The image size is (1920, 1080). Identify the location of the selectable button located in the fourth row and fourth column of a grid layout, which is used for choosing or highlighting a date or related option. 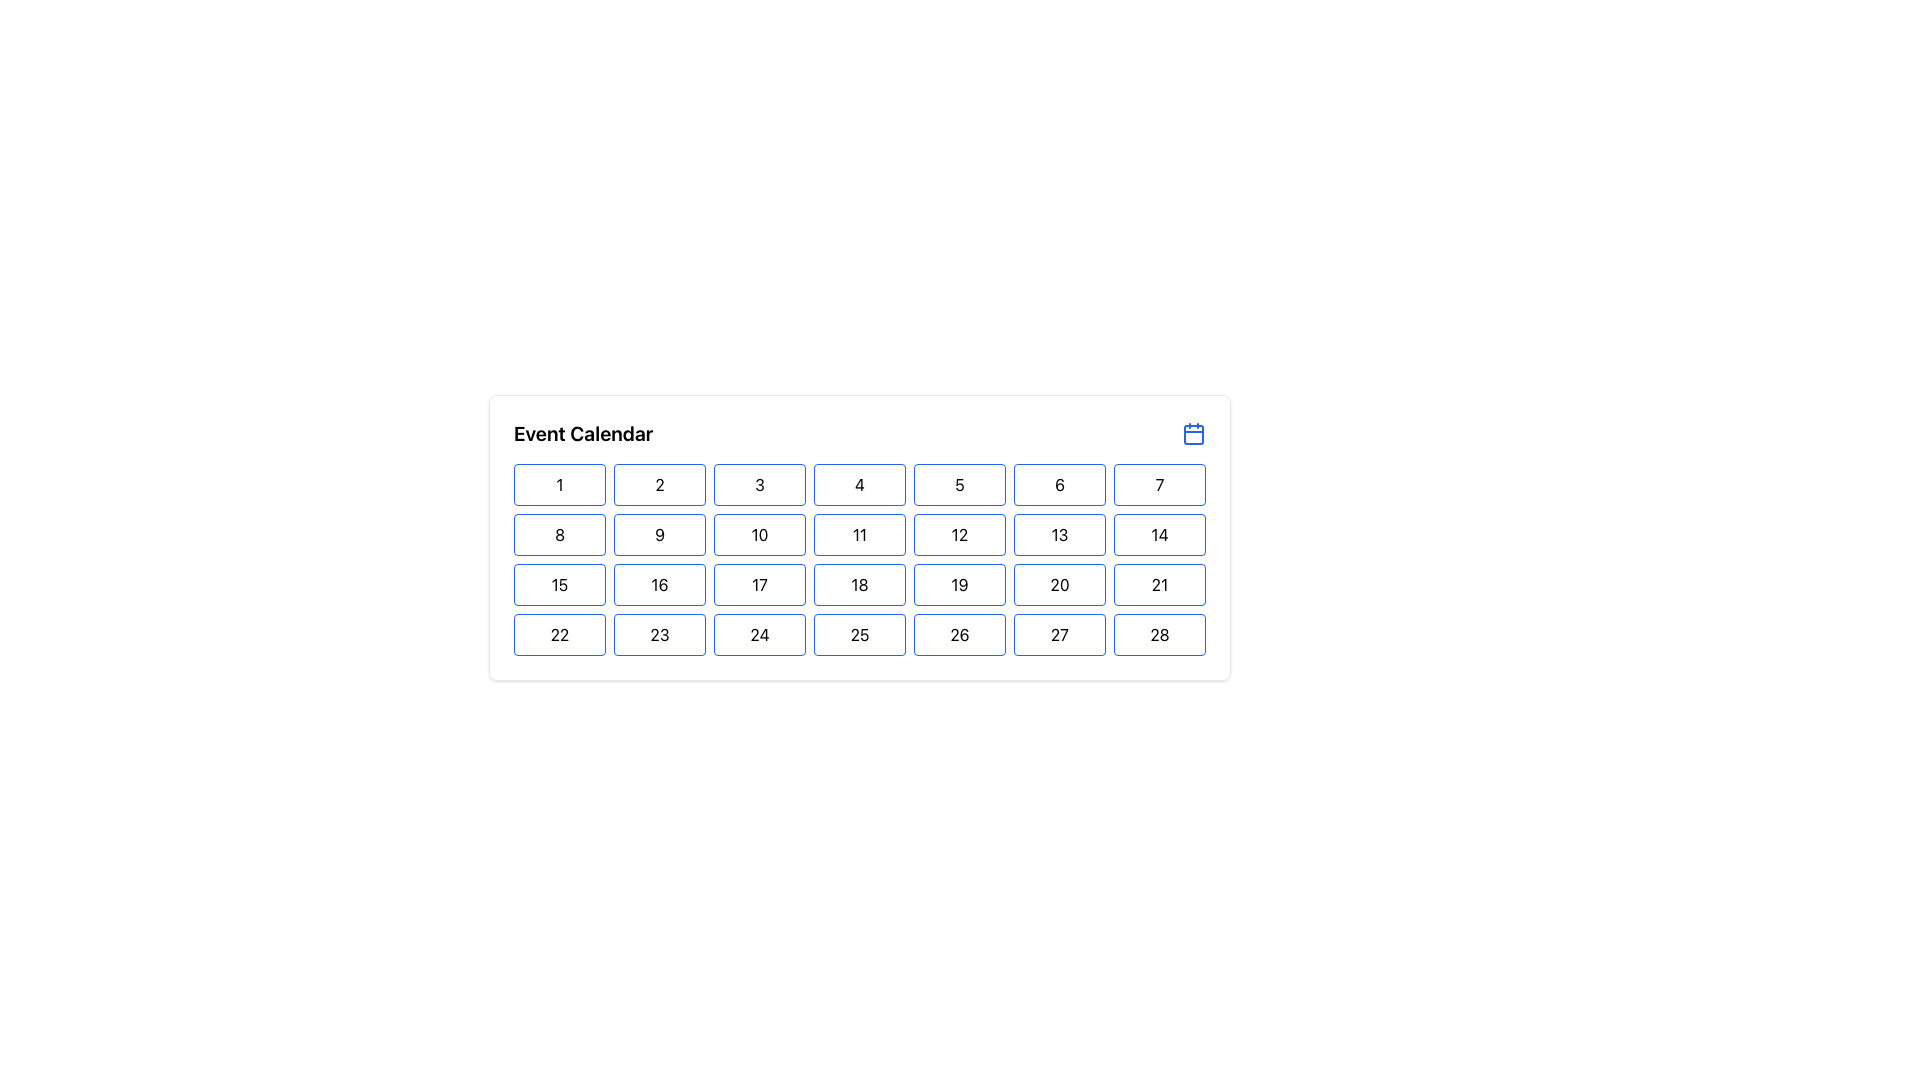
(859, 635).